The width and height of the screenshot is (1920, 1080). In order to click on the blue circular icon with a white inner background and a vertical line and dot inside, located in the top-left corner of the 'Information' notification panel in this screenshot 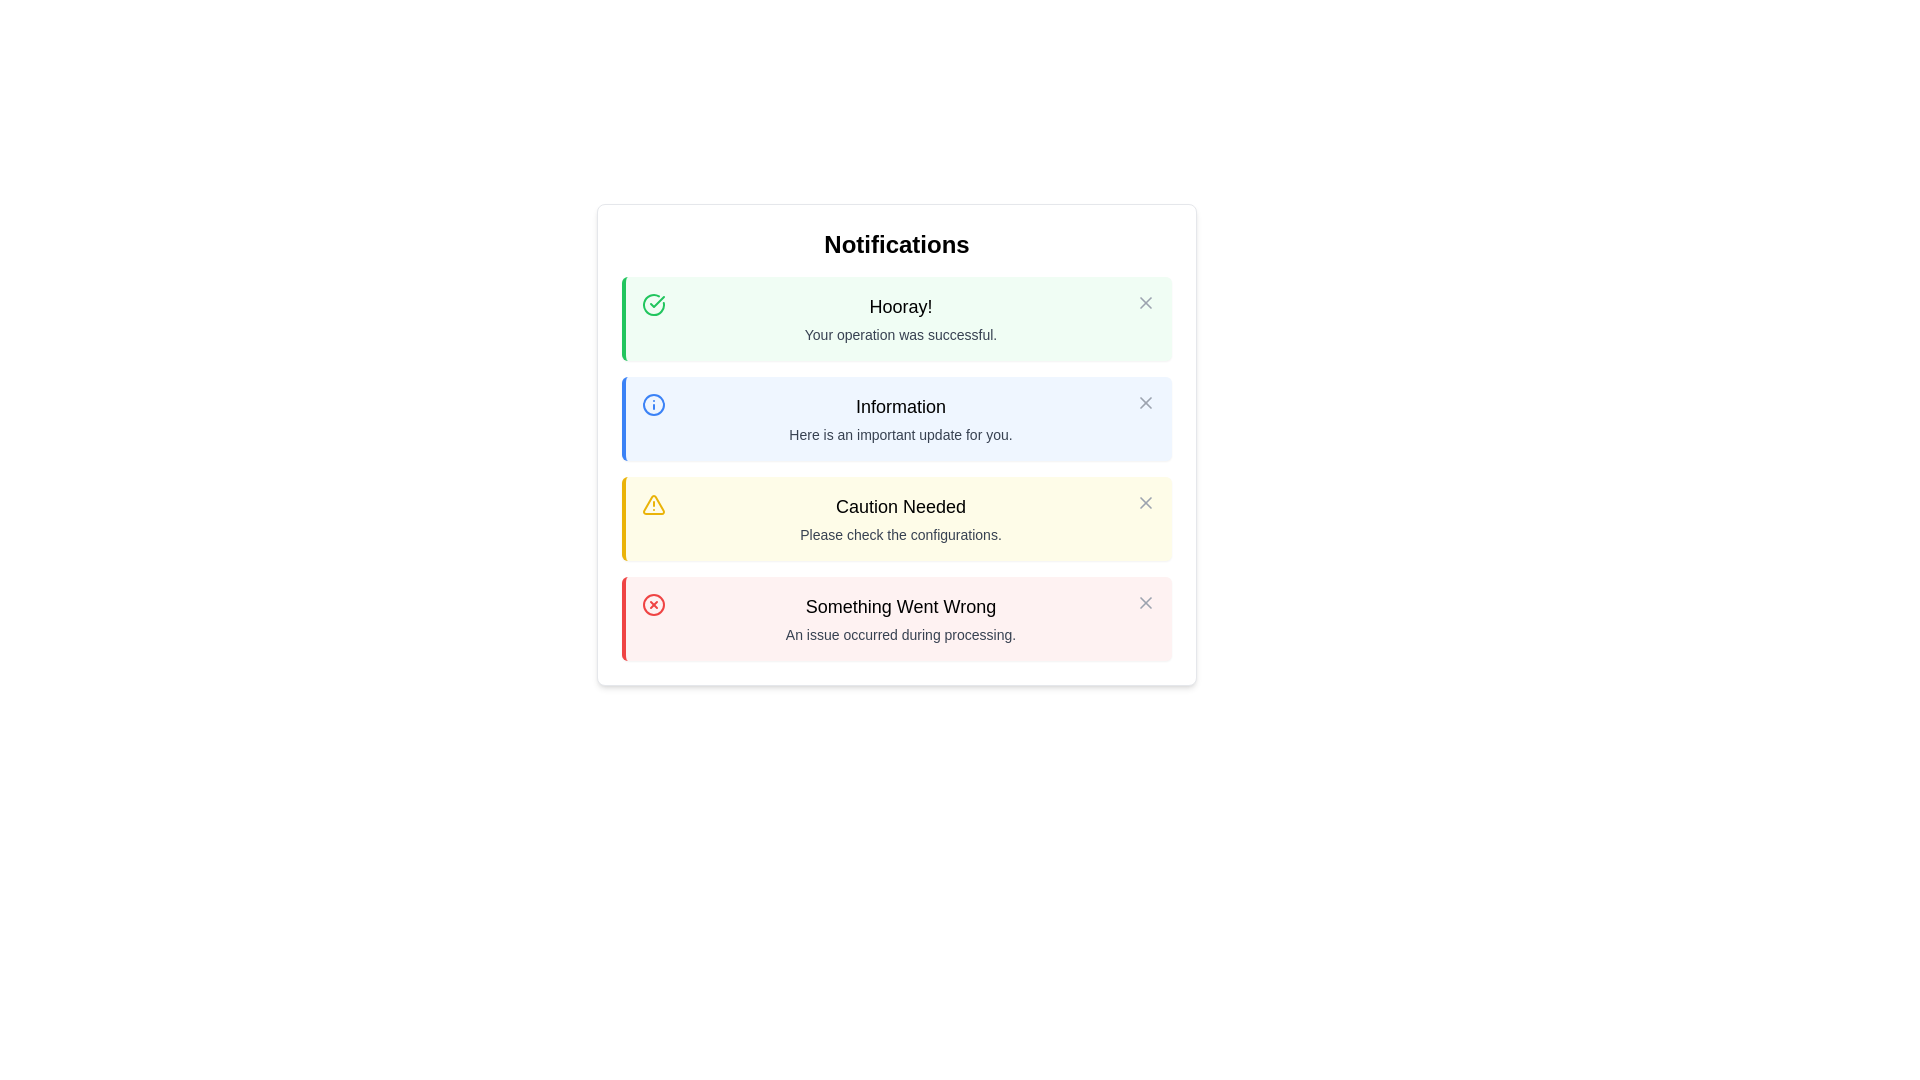, I will do `click(653, 405)`.